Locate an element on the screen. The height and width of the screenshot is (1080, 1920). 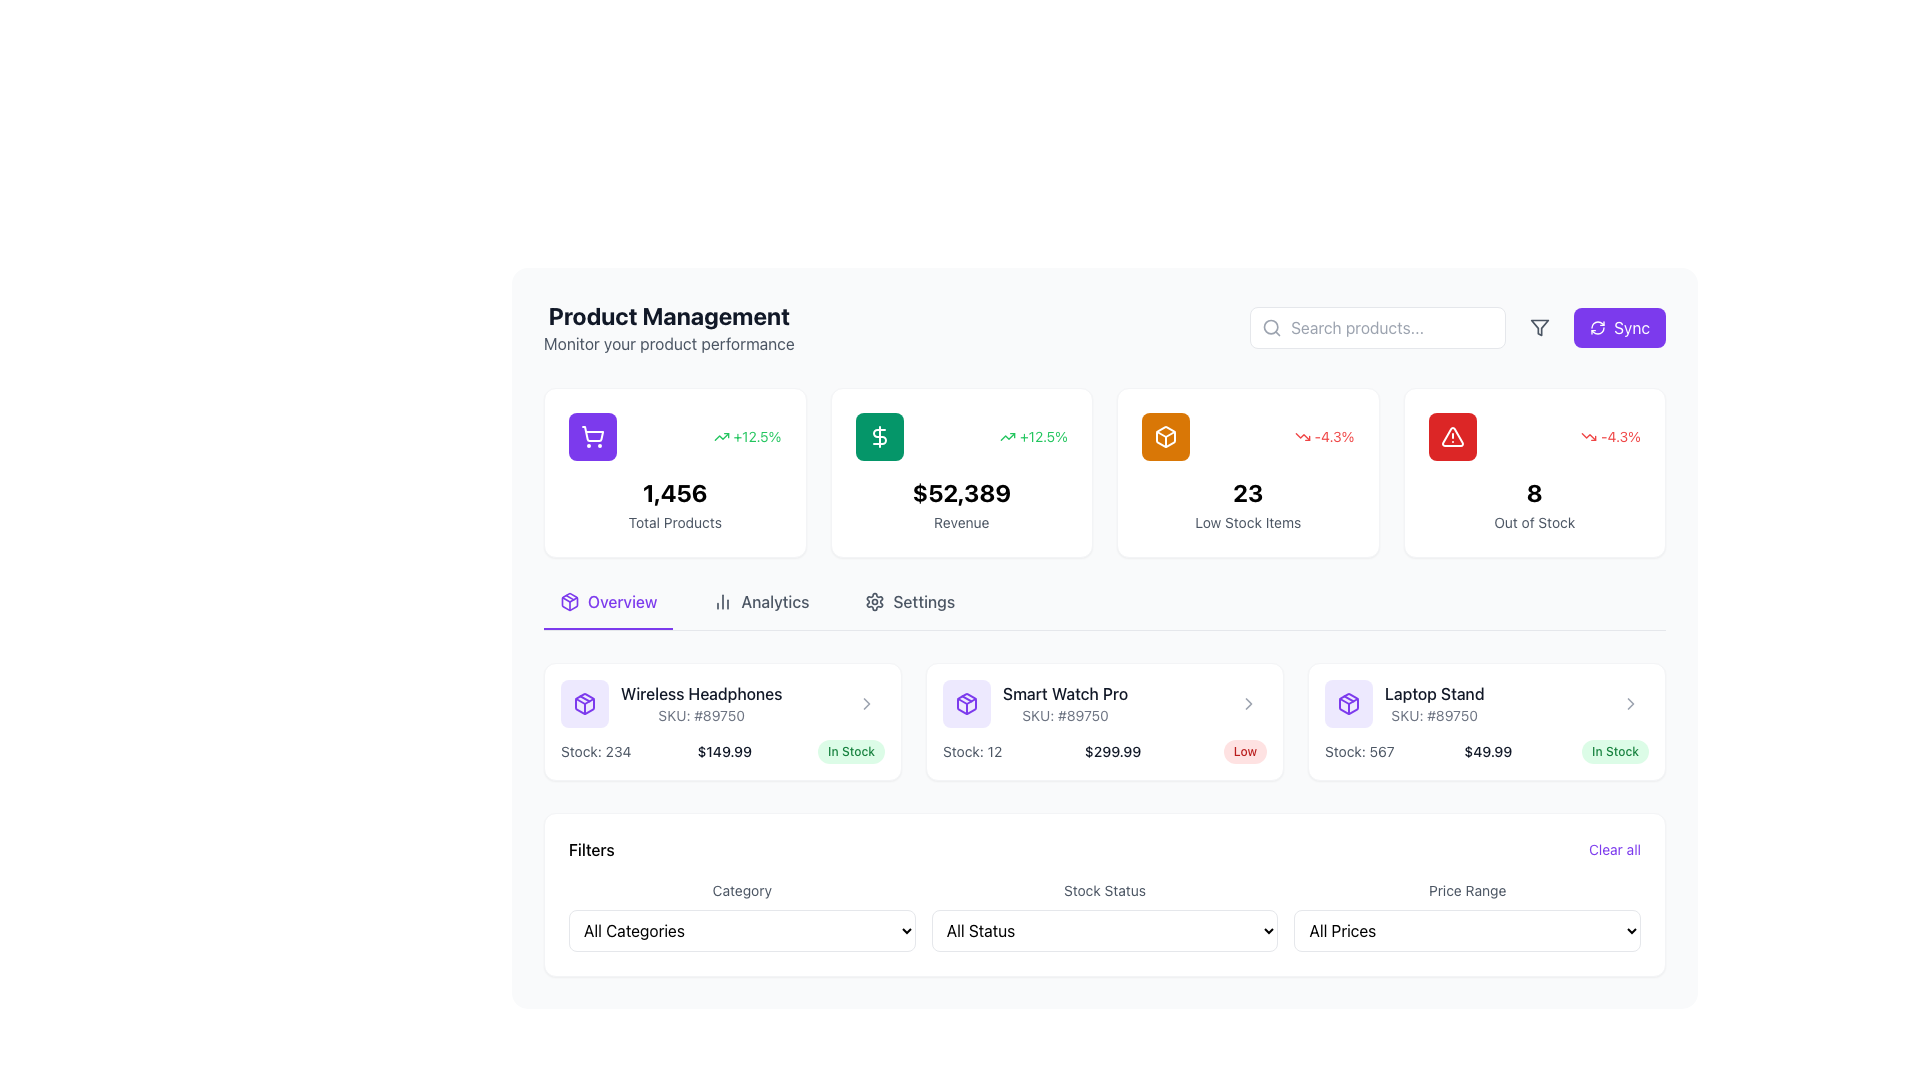
the violet square button with a rounded border containing a white shopping cart icon, located in the first box of the dashboard overview section above the 'Total Products' text is located at coordinates (592, 435).